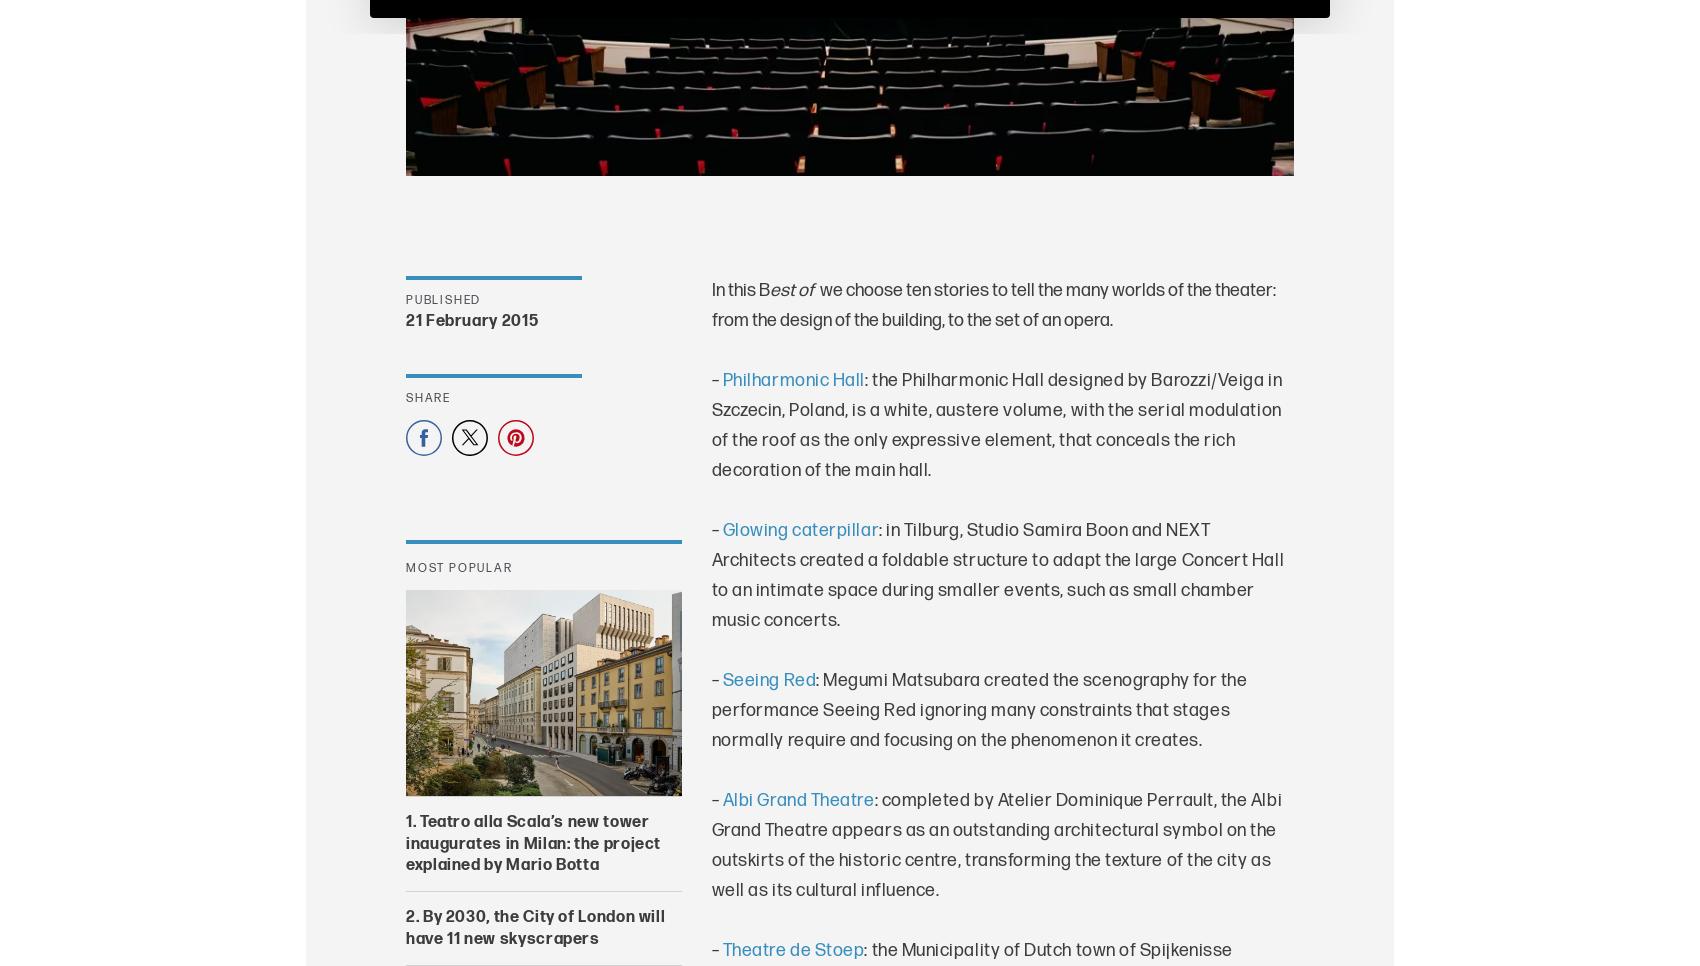 The image size is (1700, 966). What do you see at coordinates (404, 321) in the screenshot?
I see `'21 February 2015'` at bounding box center [404, 321].